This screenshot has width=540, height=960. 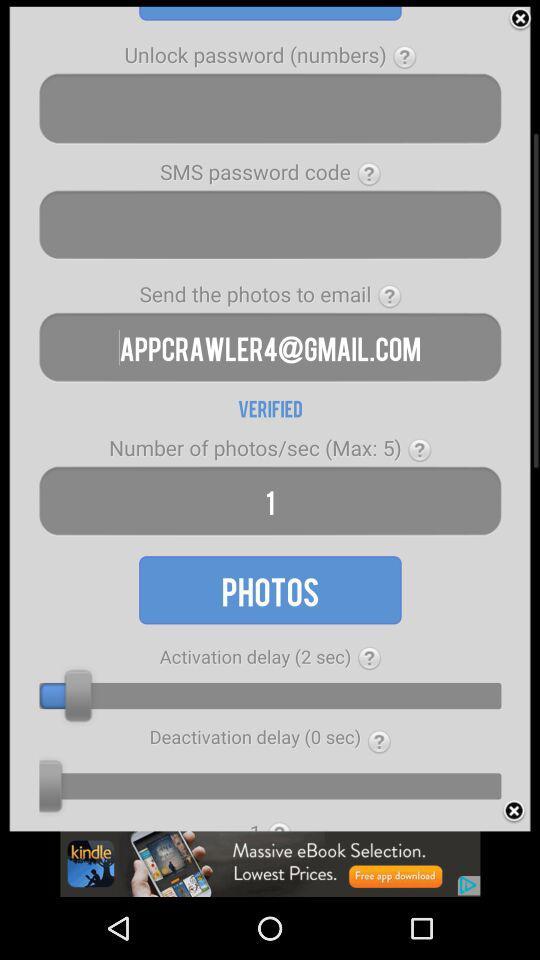 What do you see at coordinates (520, 18) in the screenshot?
I see `window` at bounding box center [520, 18].